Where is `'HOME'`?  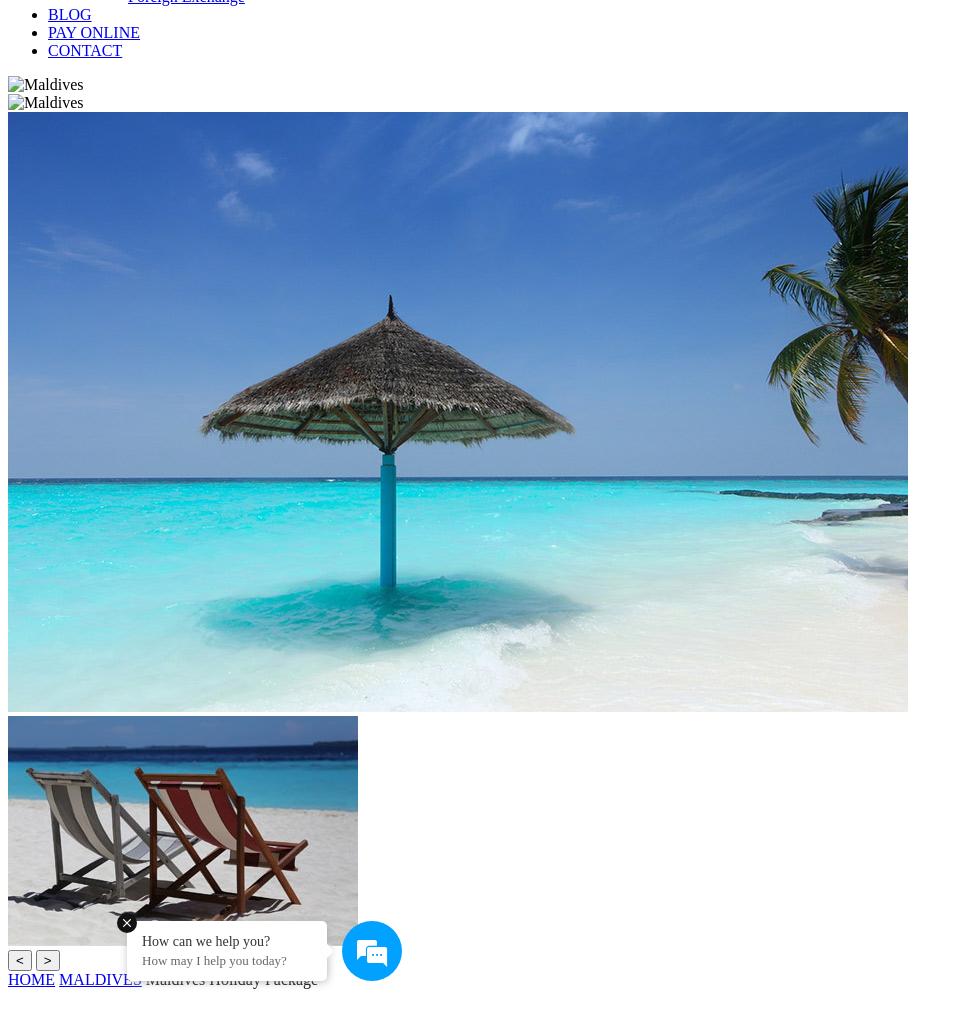
'HOME' is located at coordinates (30, 979).